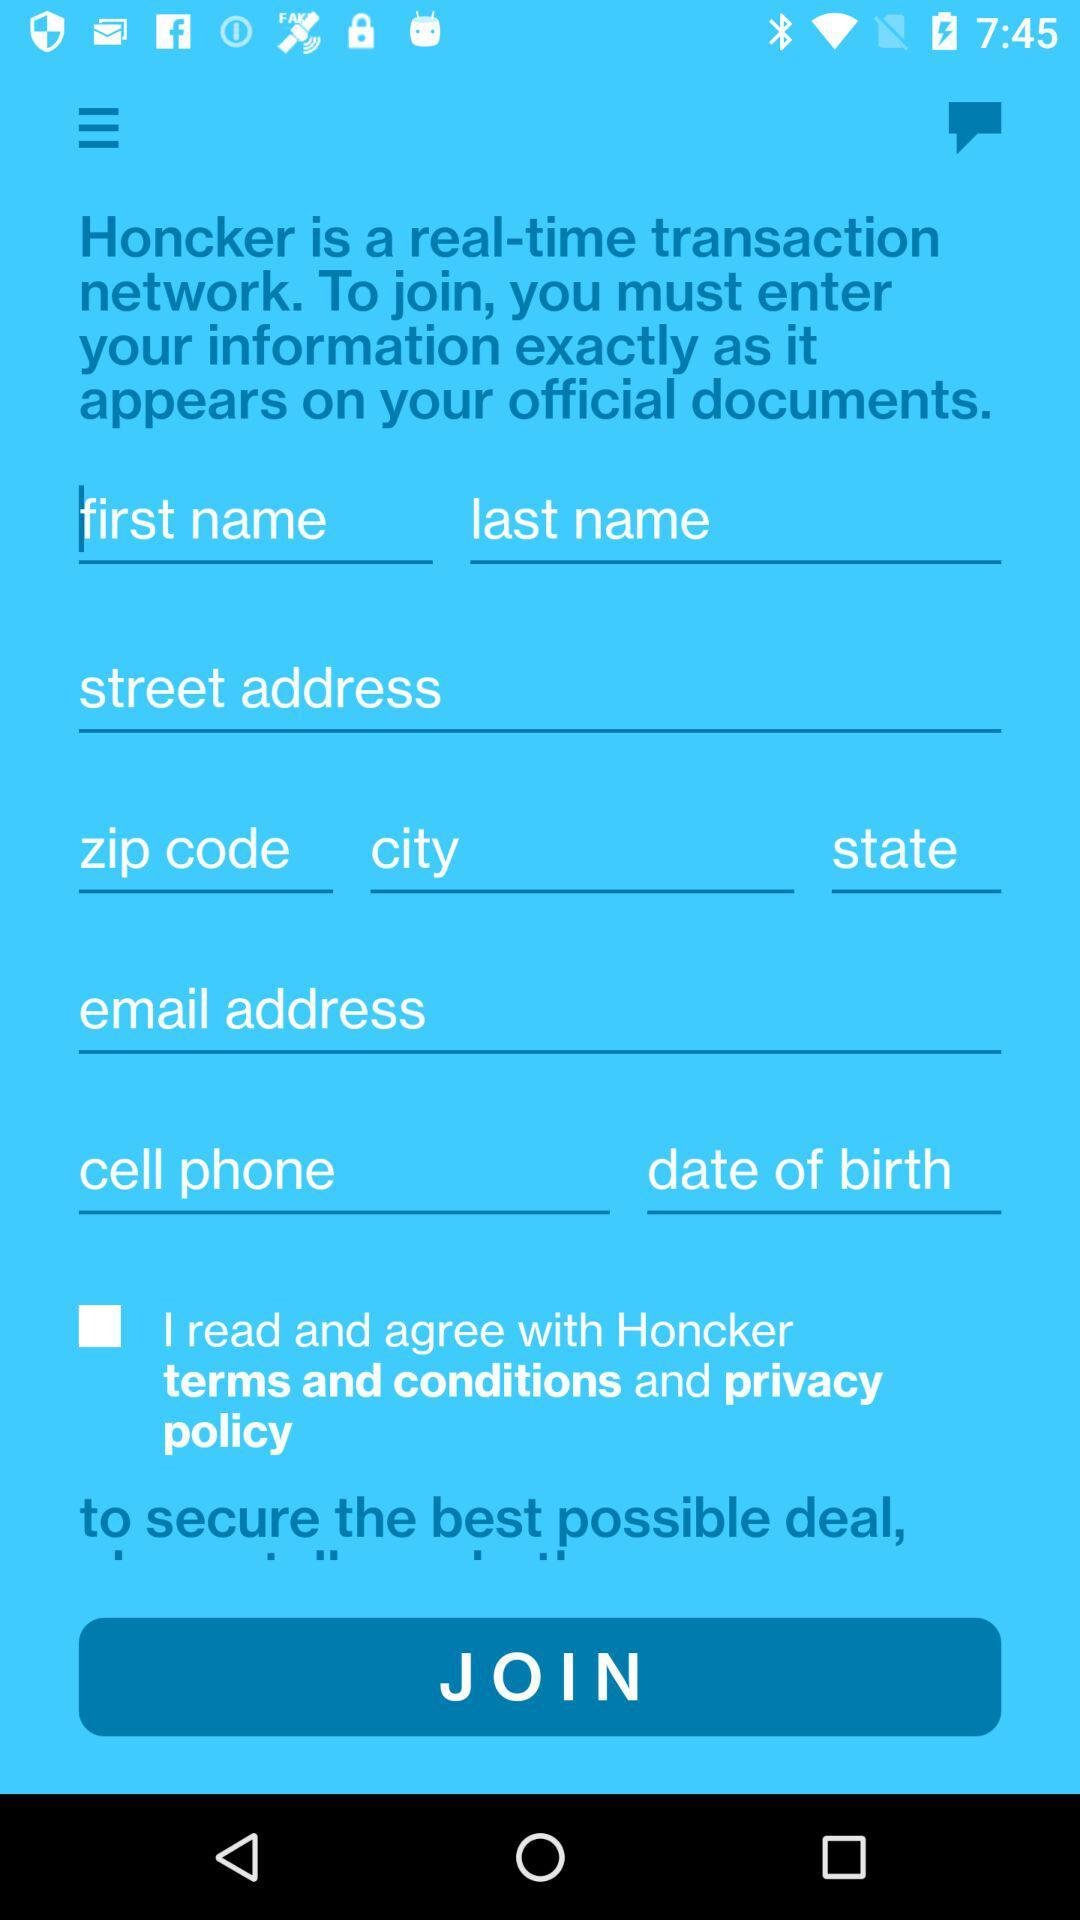  What do you see at coordinates (254, 518) in the screenshot?
I see `input first name` at bounding box center [254, 518].